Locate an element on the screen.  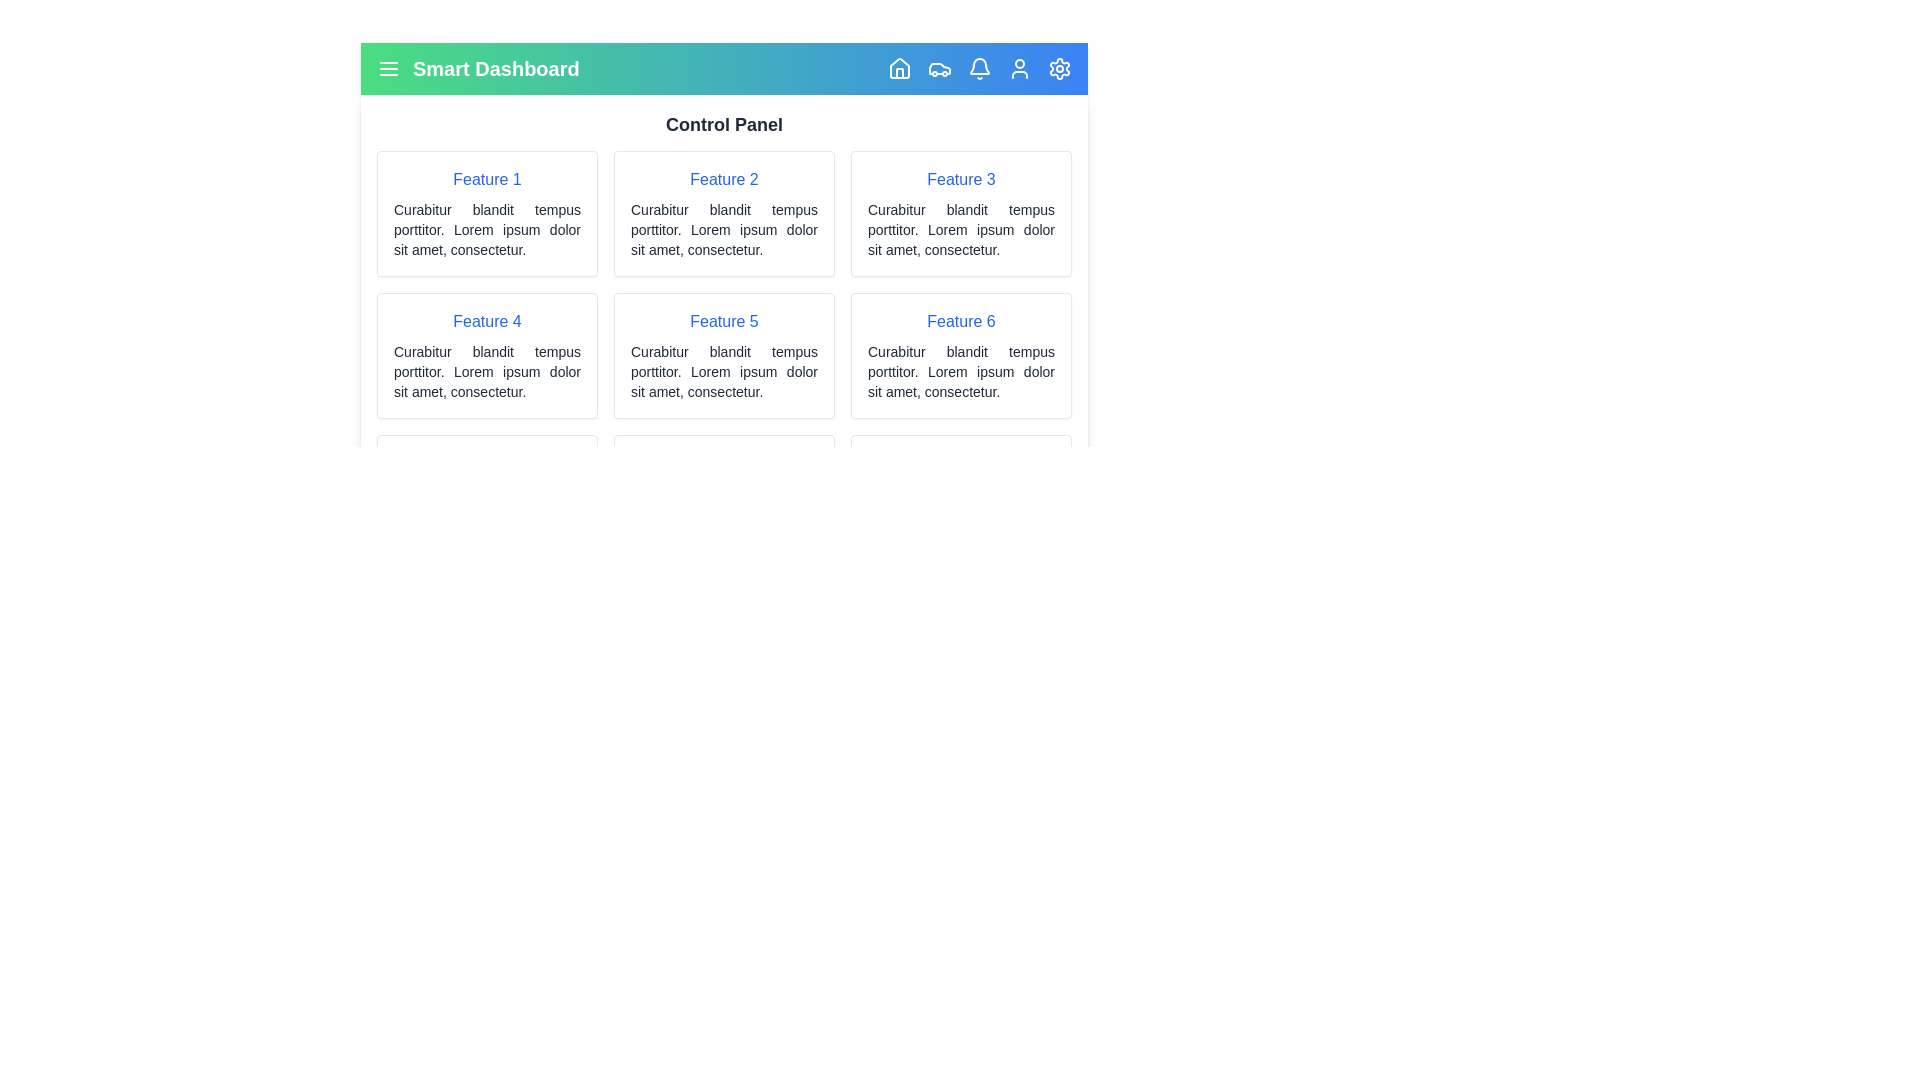
the element with the class 'lucide-bell' to observe visual feedback is located at coordinates (979, 68).